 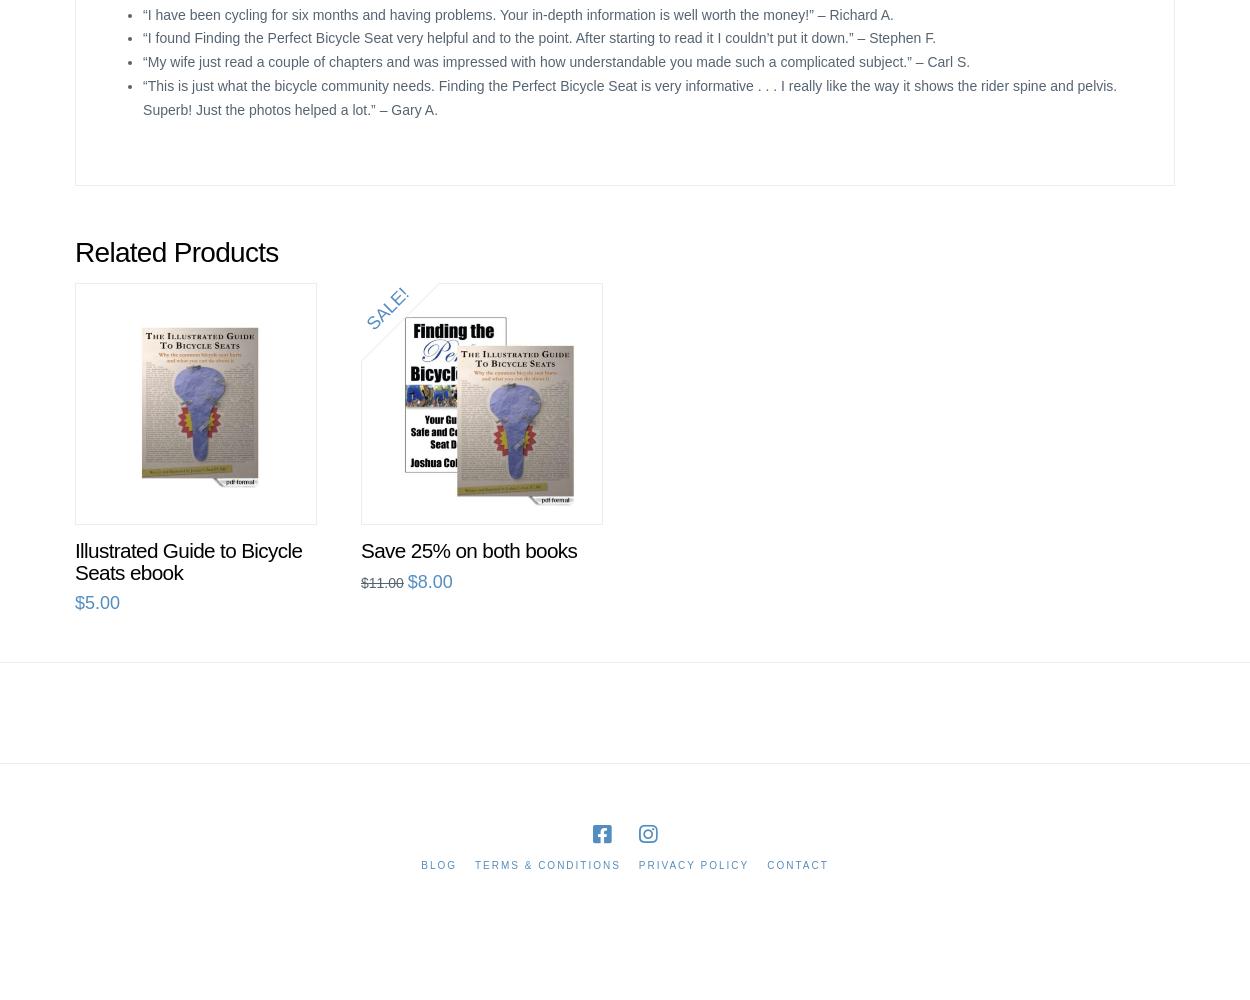 I want to click on 'Blog', so click(x=438, y=864).